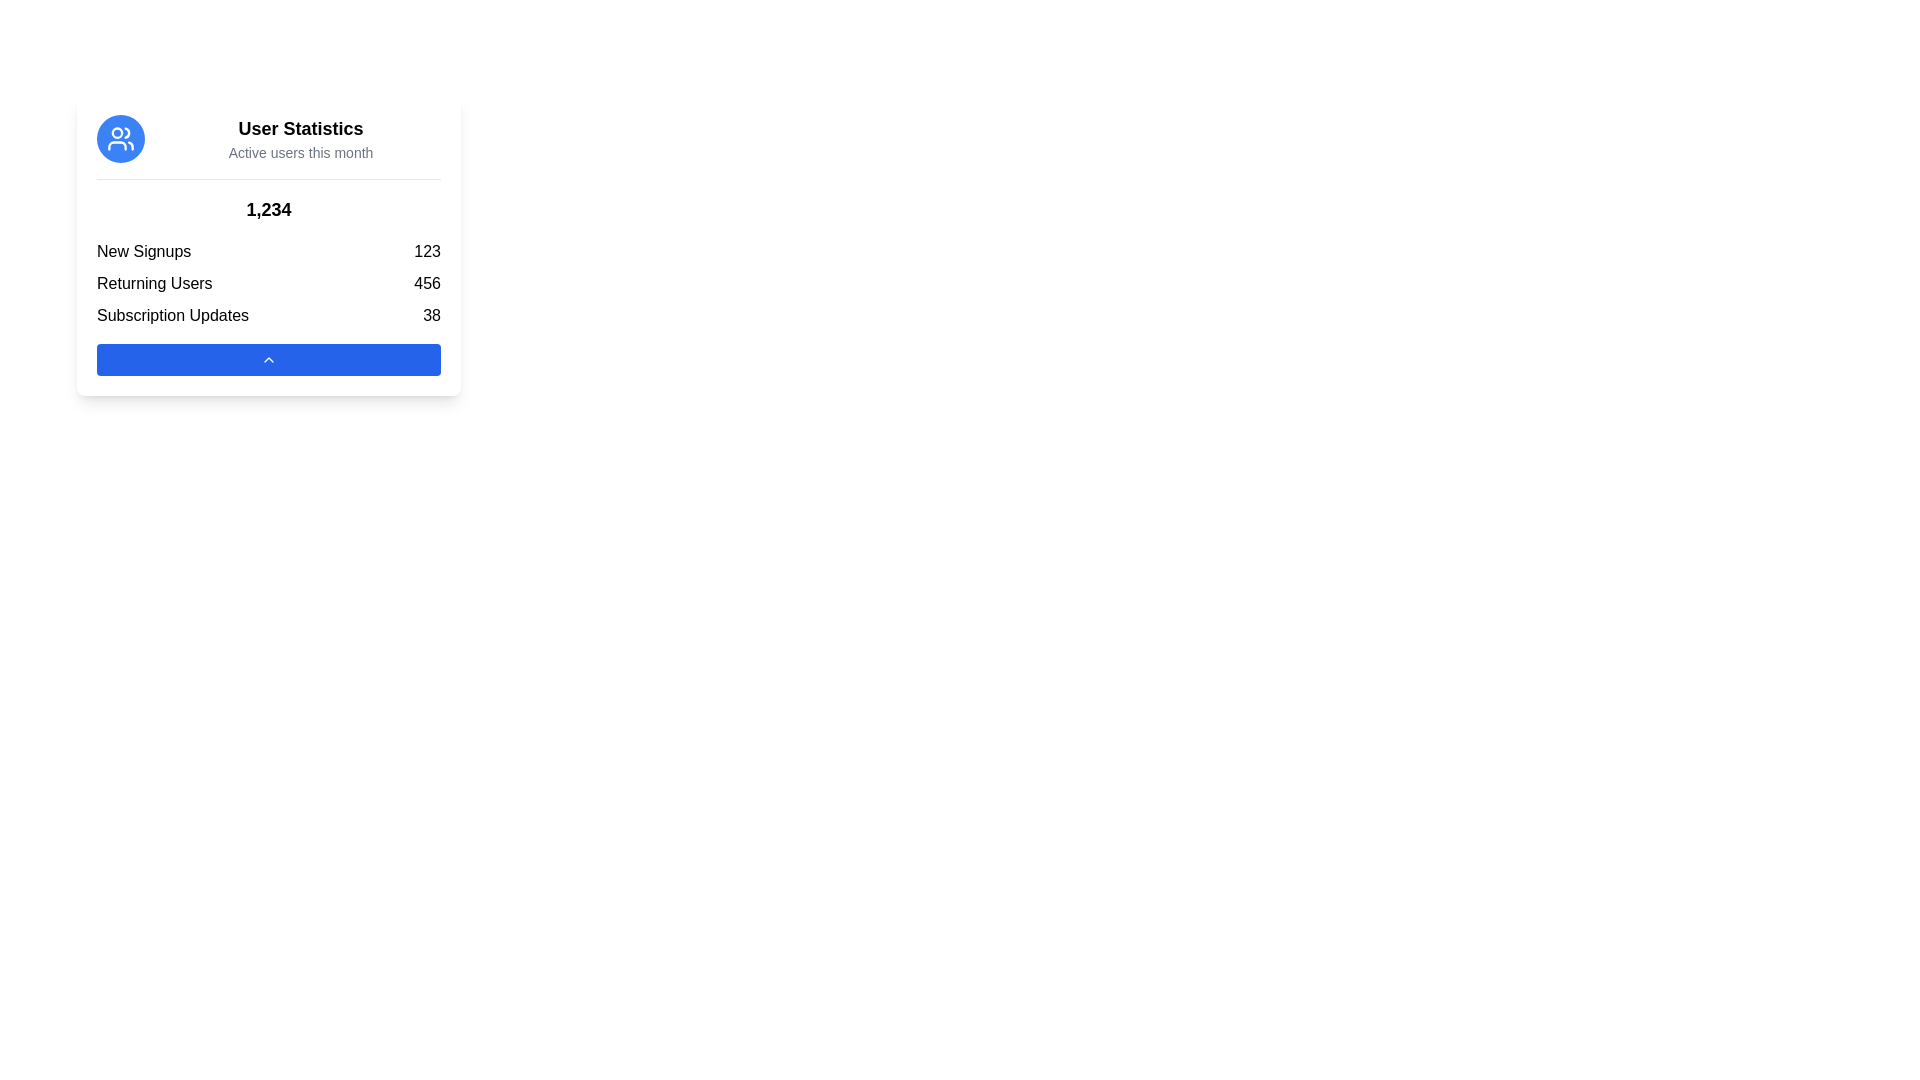  What do you see at coordinates (119, 137) in the screenshot?
I see `the circular blue icon with a white user group symbol located at the top-left corner of the 'User Statistics' section` at bounding box center [119, 137].